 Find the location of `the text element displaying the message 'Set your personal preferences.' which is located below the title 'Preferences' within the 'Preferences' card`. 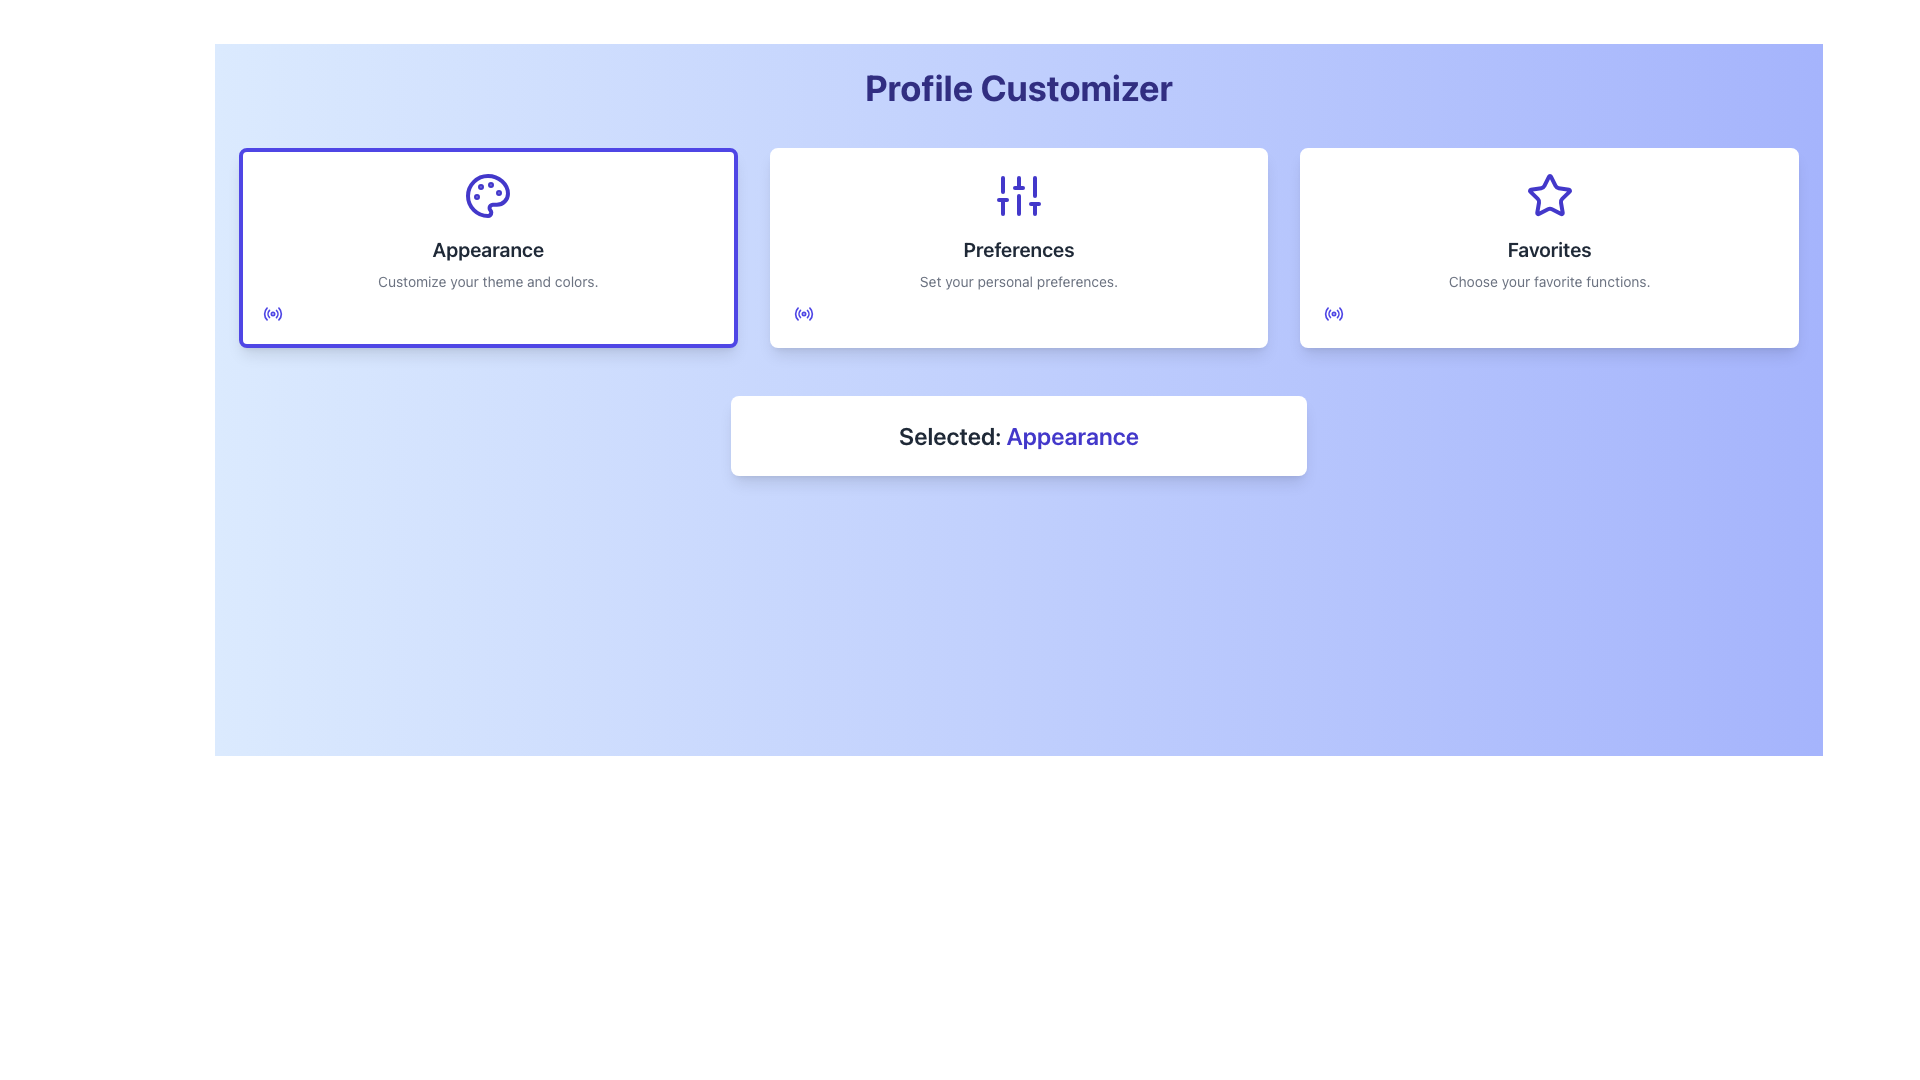

the text element displaying the message 'Set your personal preferences.' which is located below the title 'Preferences' within the 'Preferences' card is located at coordinates (1018, 281).